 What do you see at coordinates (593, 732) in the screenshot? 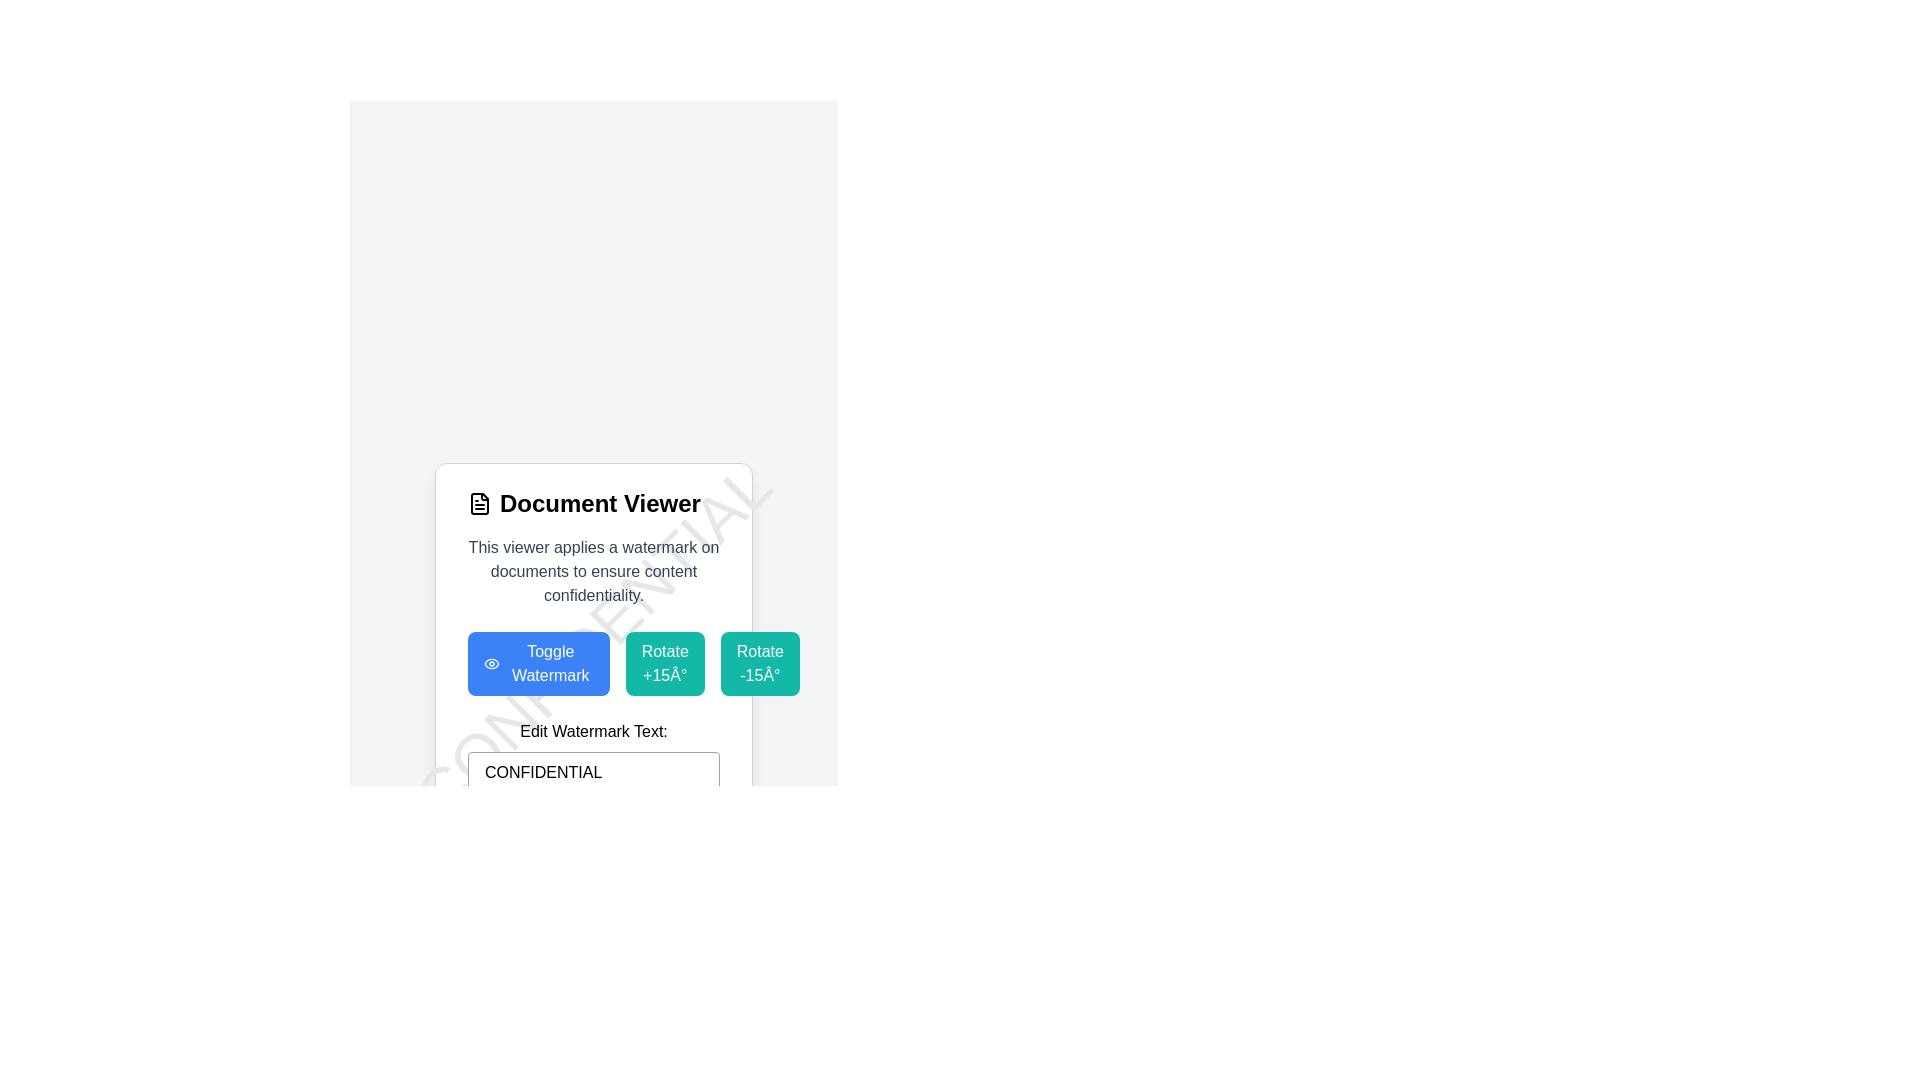
I see `the Text label that indicates the purpose of the text input field for editing the watermark text, located within the section labeled 'mt-6' and positioned above the interactive text input field` at bounding box center [593, 732].